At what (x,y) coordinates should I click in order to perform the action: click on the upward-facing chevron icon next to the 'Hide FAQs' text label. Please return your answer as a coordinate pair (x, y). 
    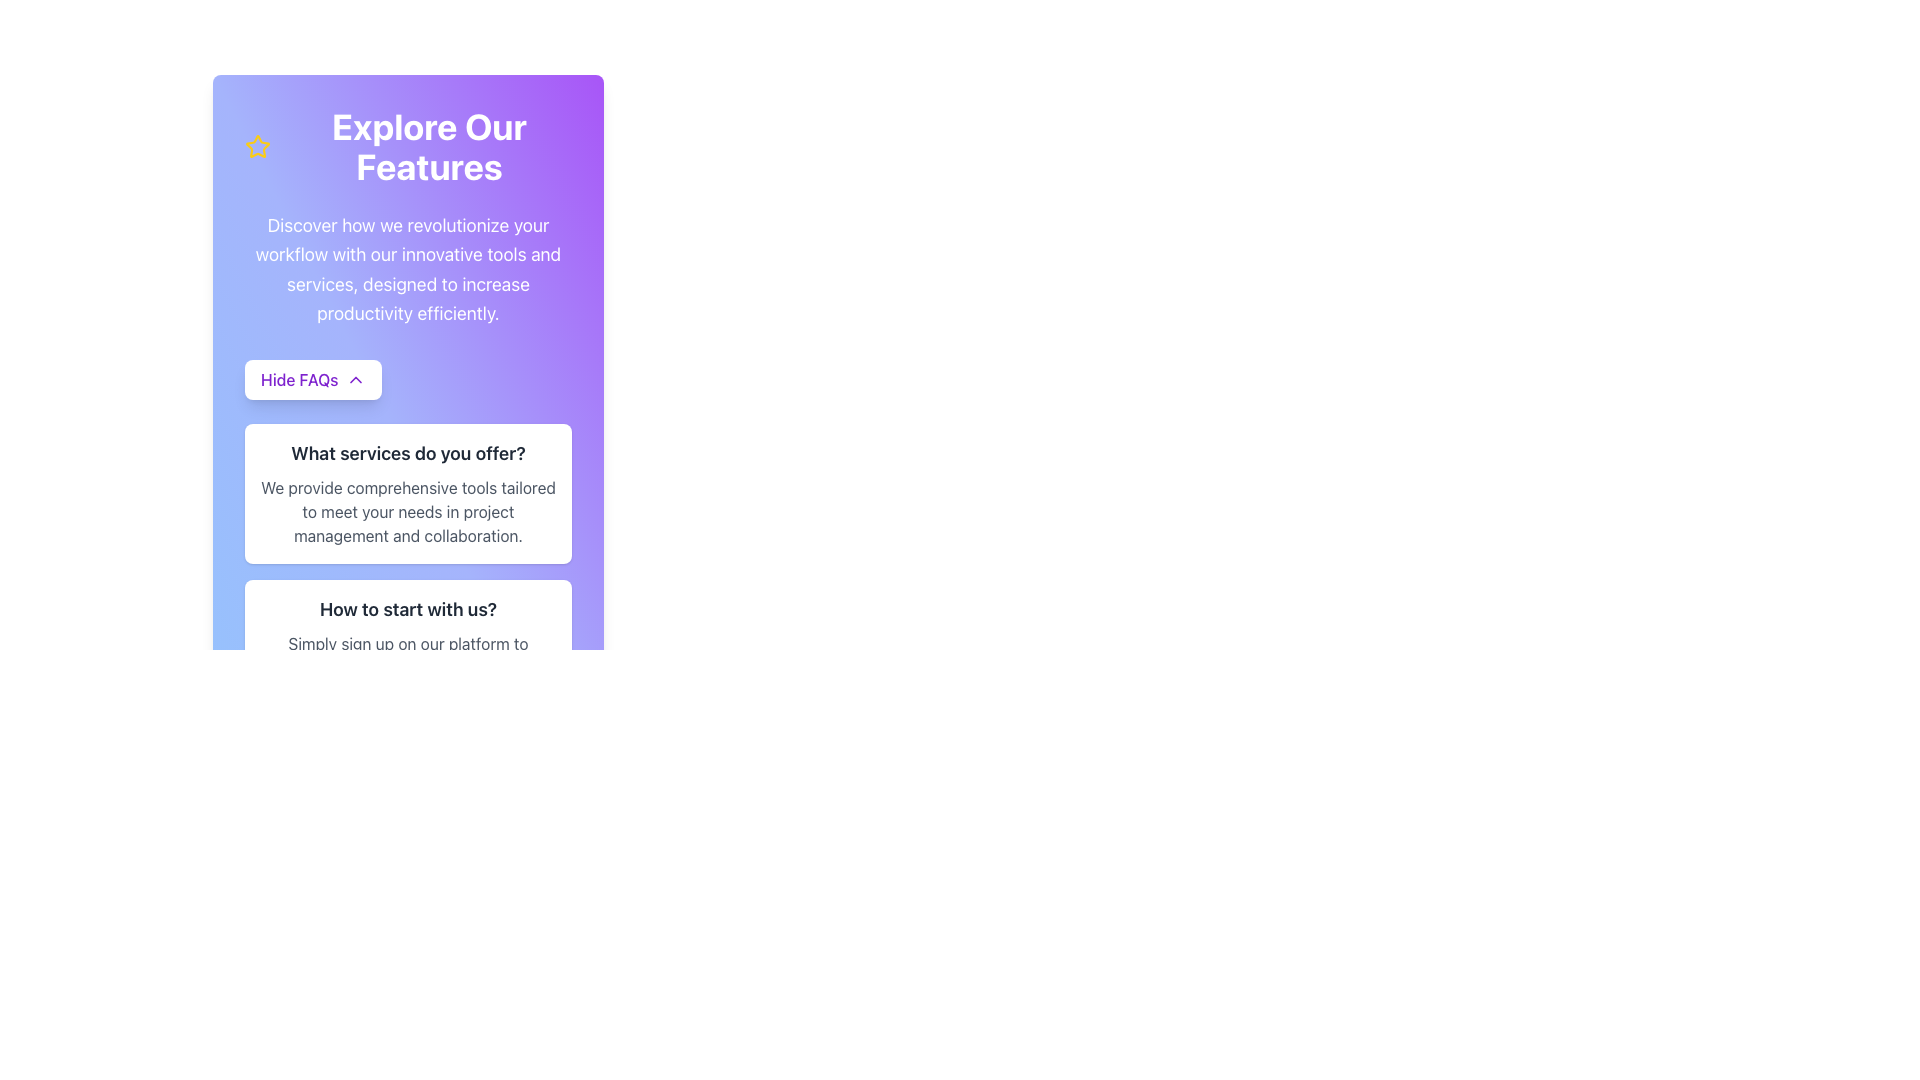
    Looking at the image, I should click on (356, 380).